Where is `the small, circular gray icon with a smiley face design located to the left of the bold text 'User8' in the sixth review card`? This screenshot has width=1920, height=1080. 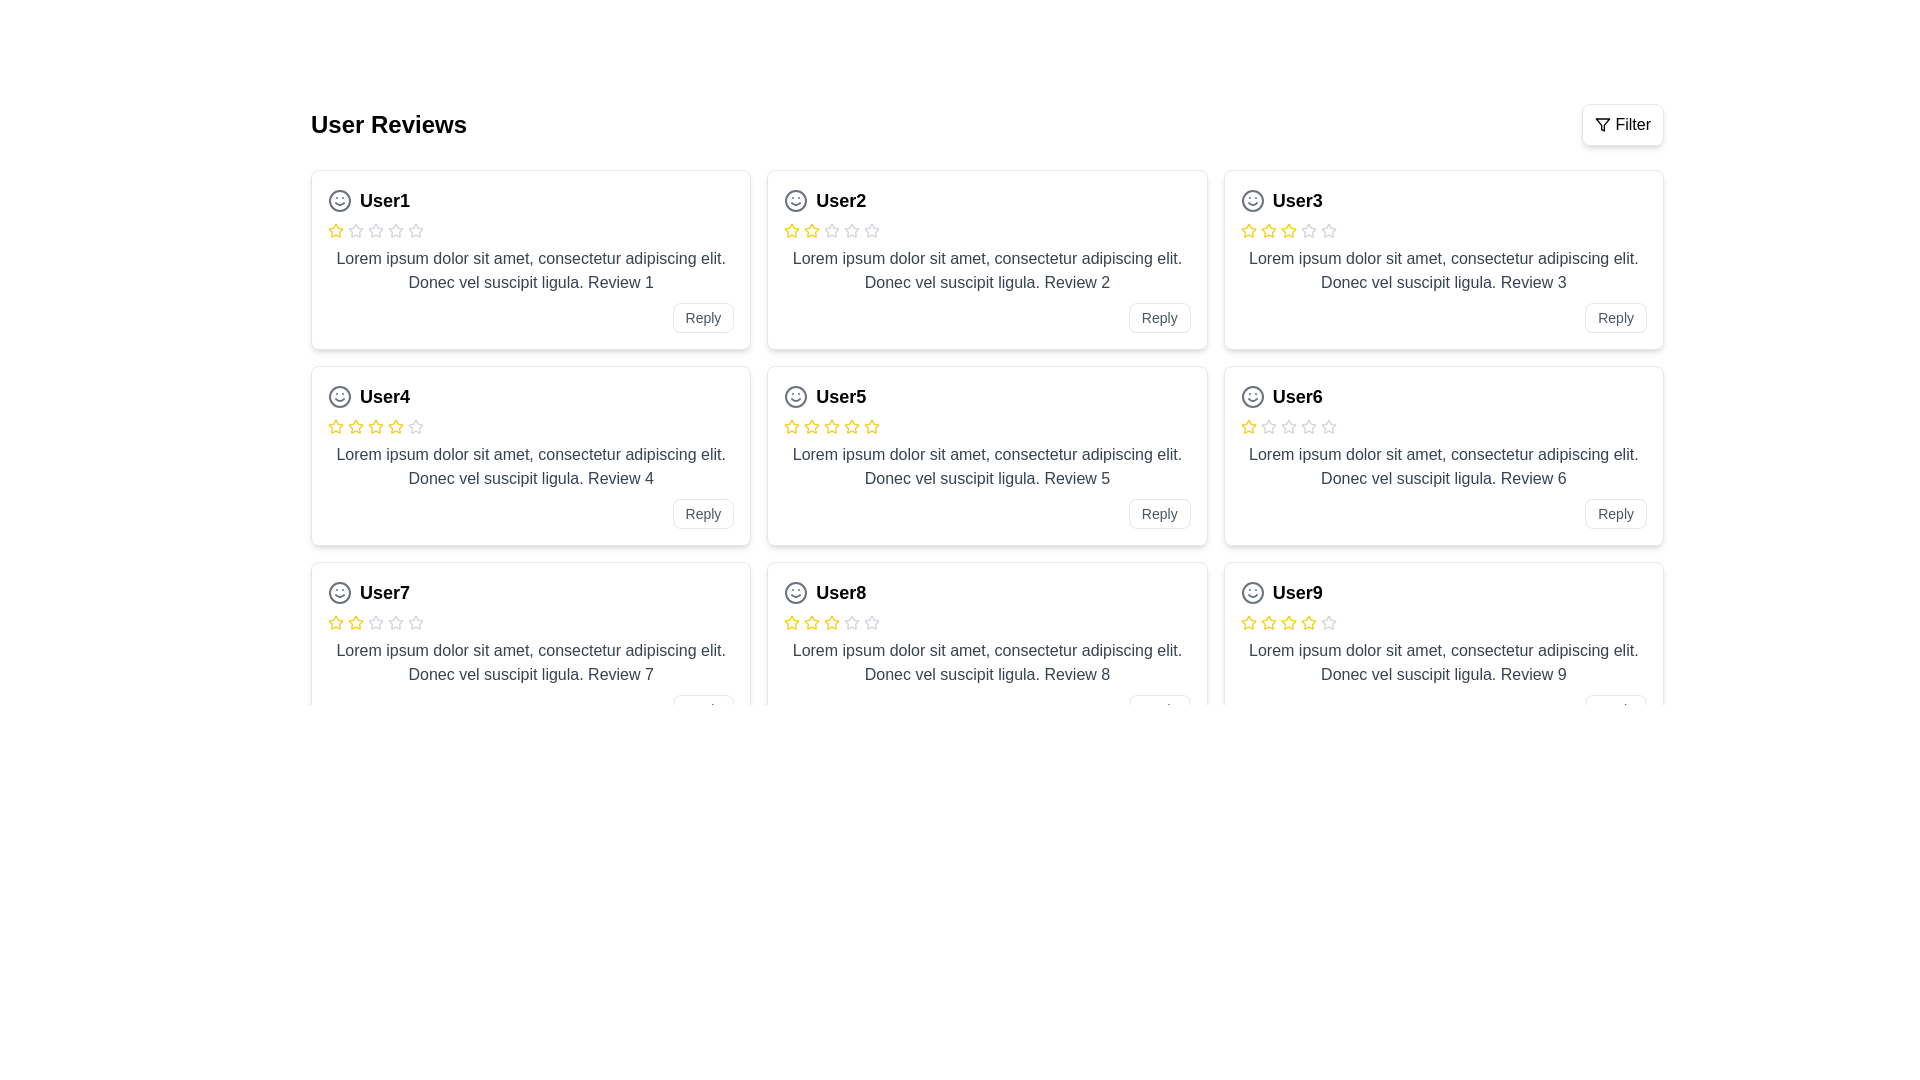 the small, circular gray icon with a smiley face design located to the left of the bold text 'User8' in the sixth review card is located at coordinates (795, 592).